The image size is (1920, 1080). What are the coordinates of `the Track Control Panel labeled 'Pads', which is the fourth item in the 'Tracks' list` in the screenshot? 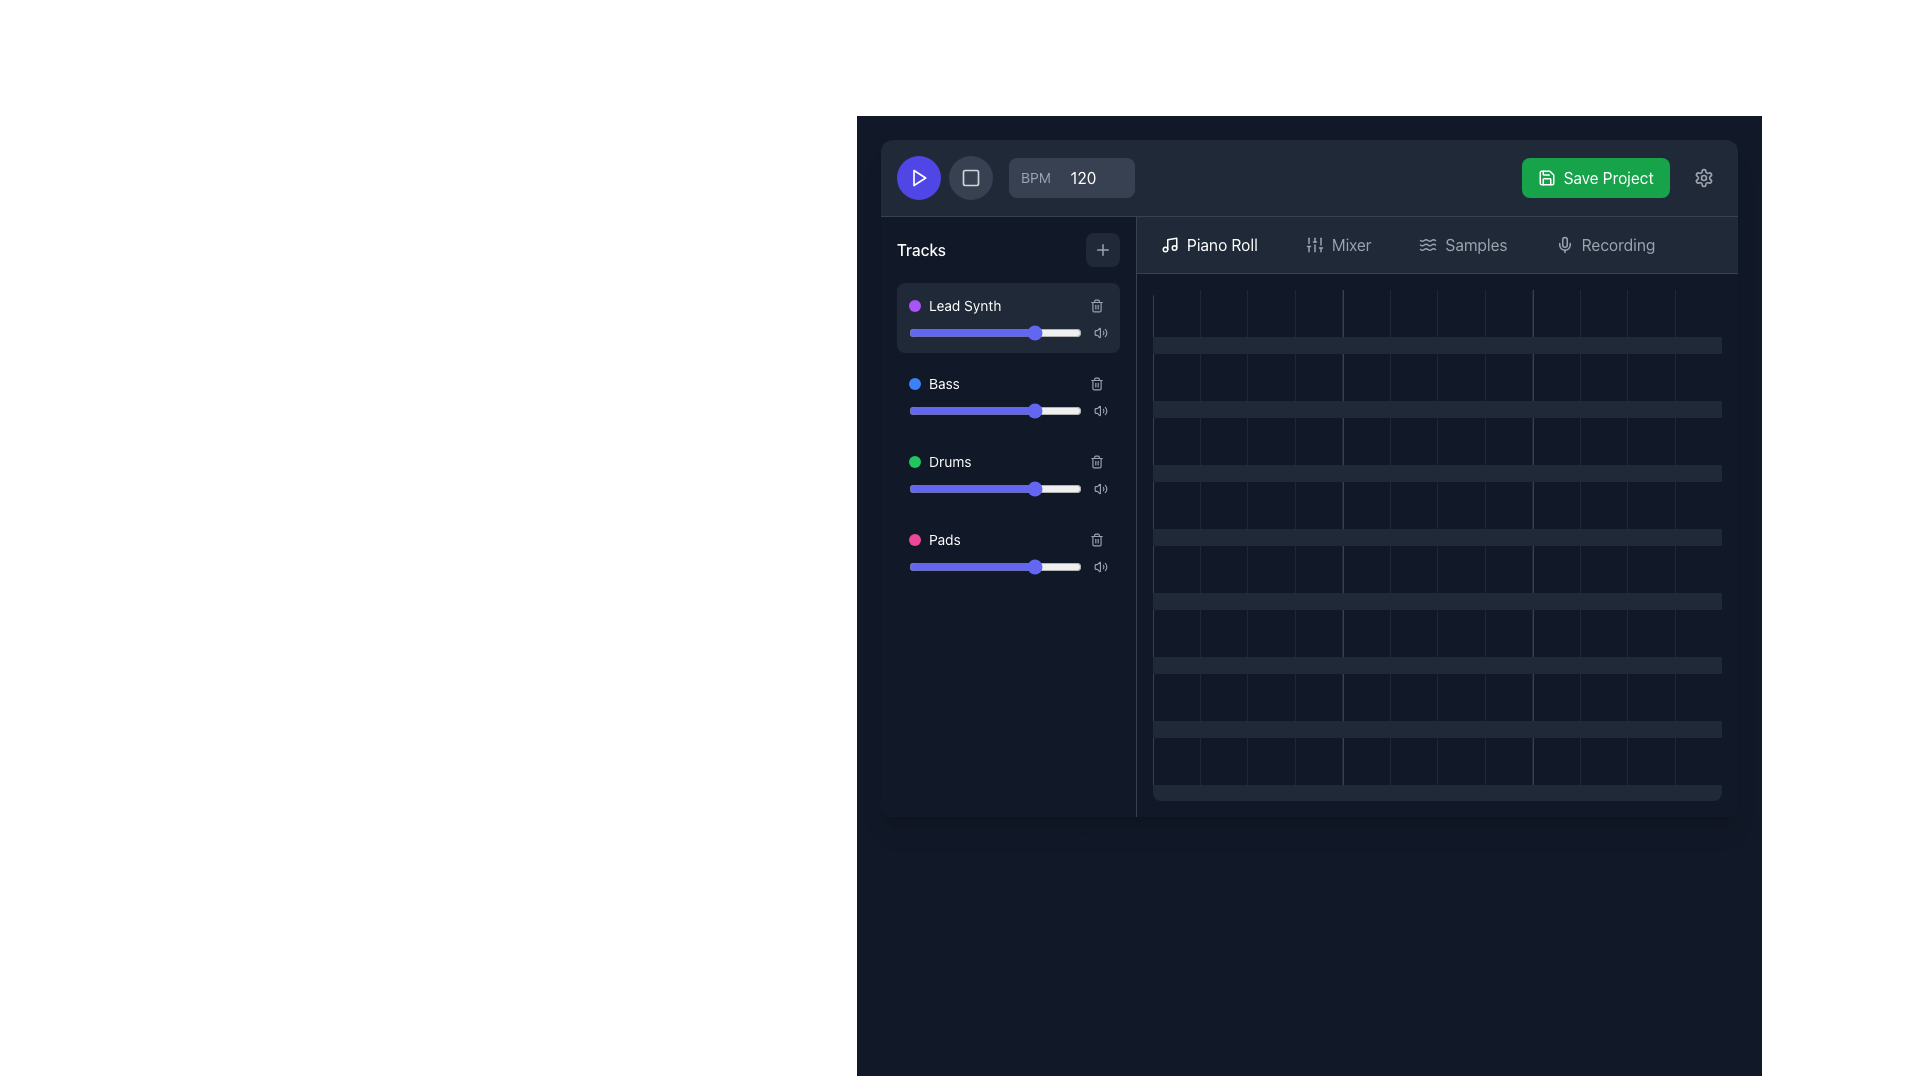 It's located at (1008, 551).